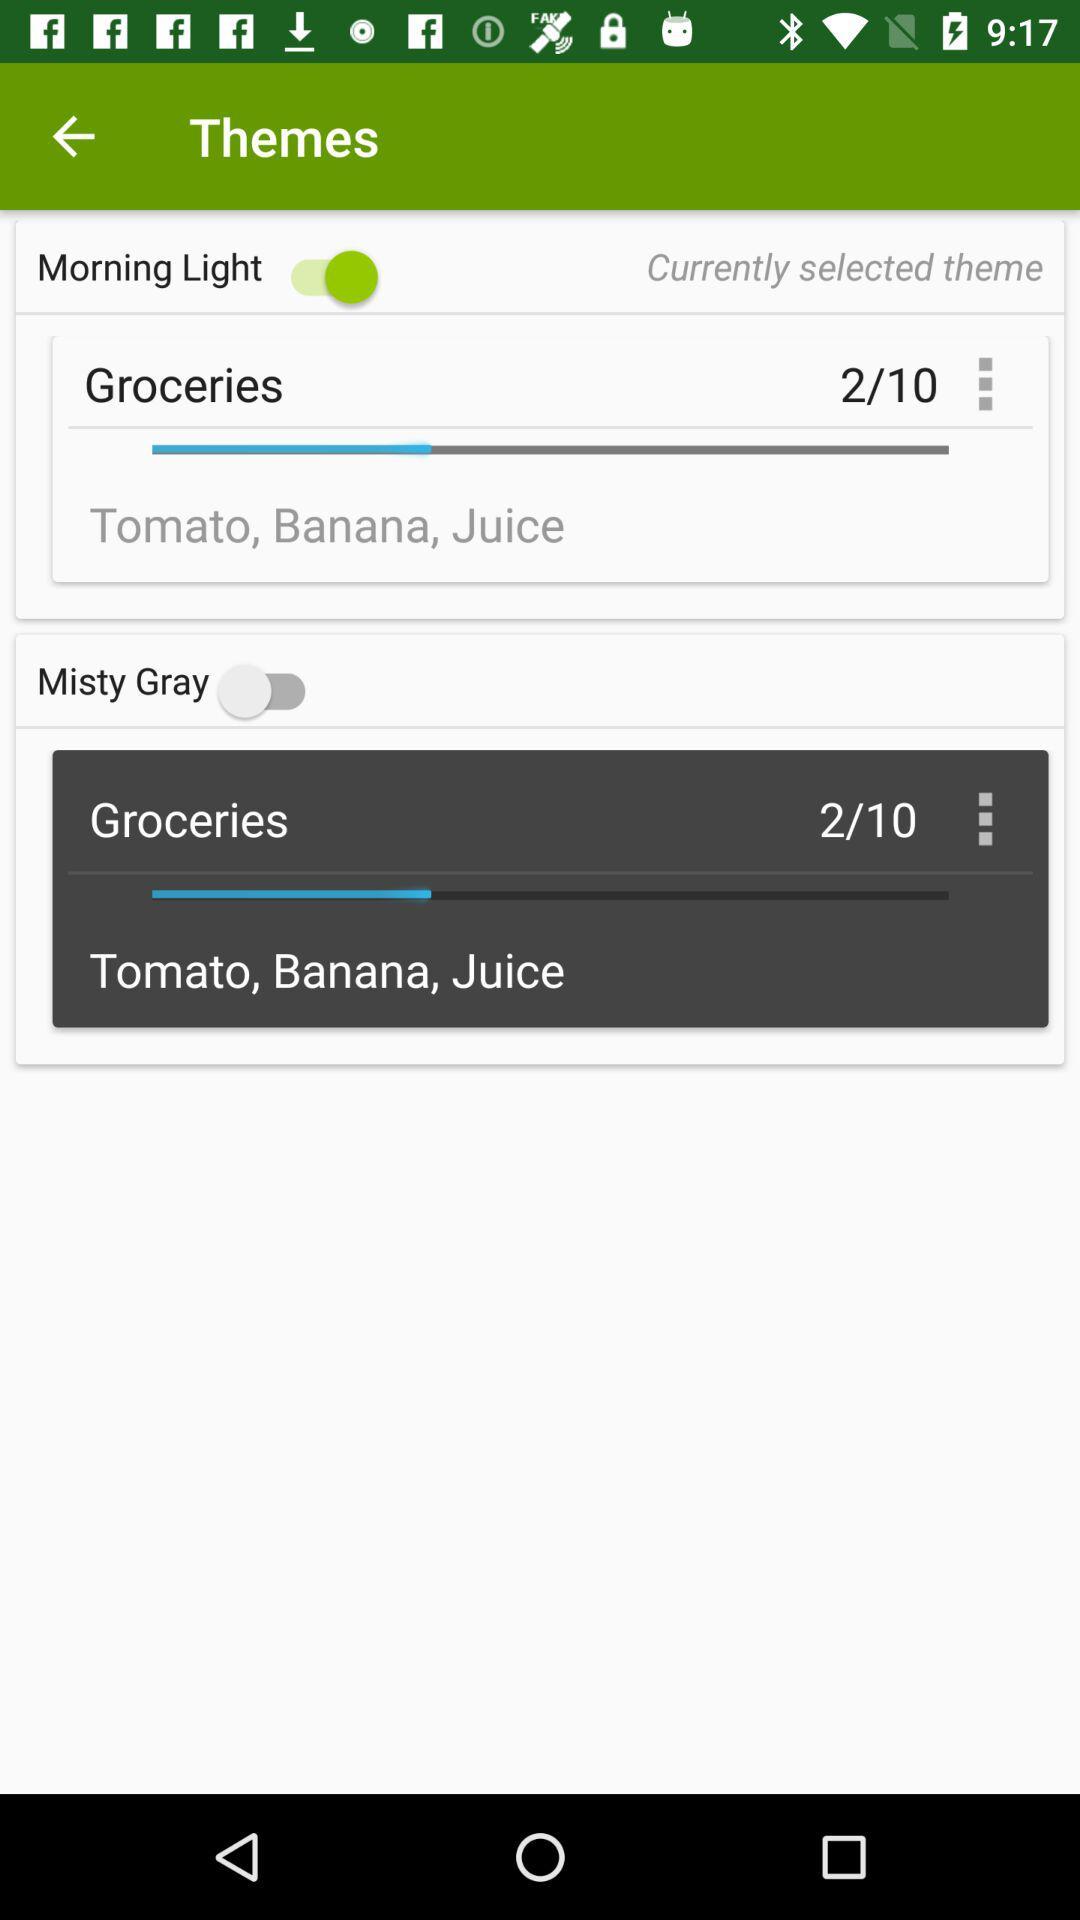  I want to click on the text below the misty gray, so click(551, 887).